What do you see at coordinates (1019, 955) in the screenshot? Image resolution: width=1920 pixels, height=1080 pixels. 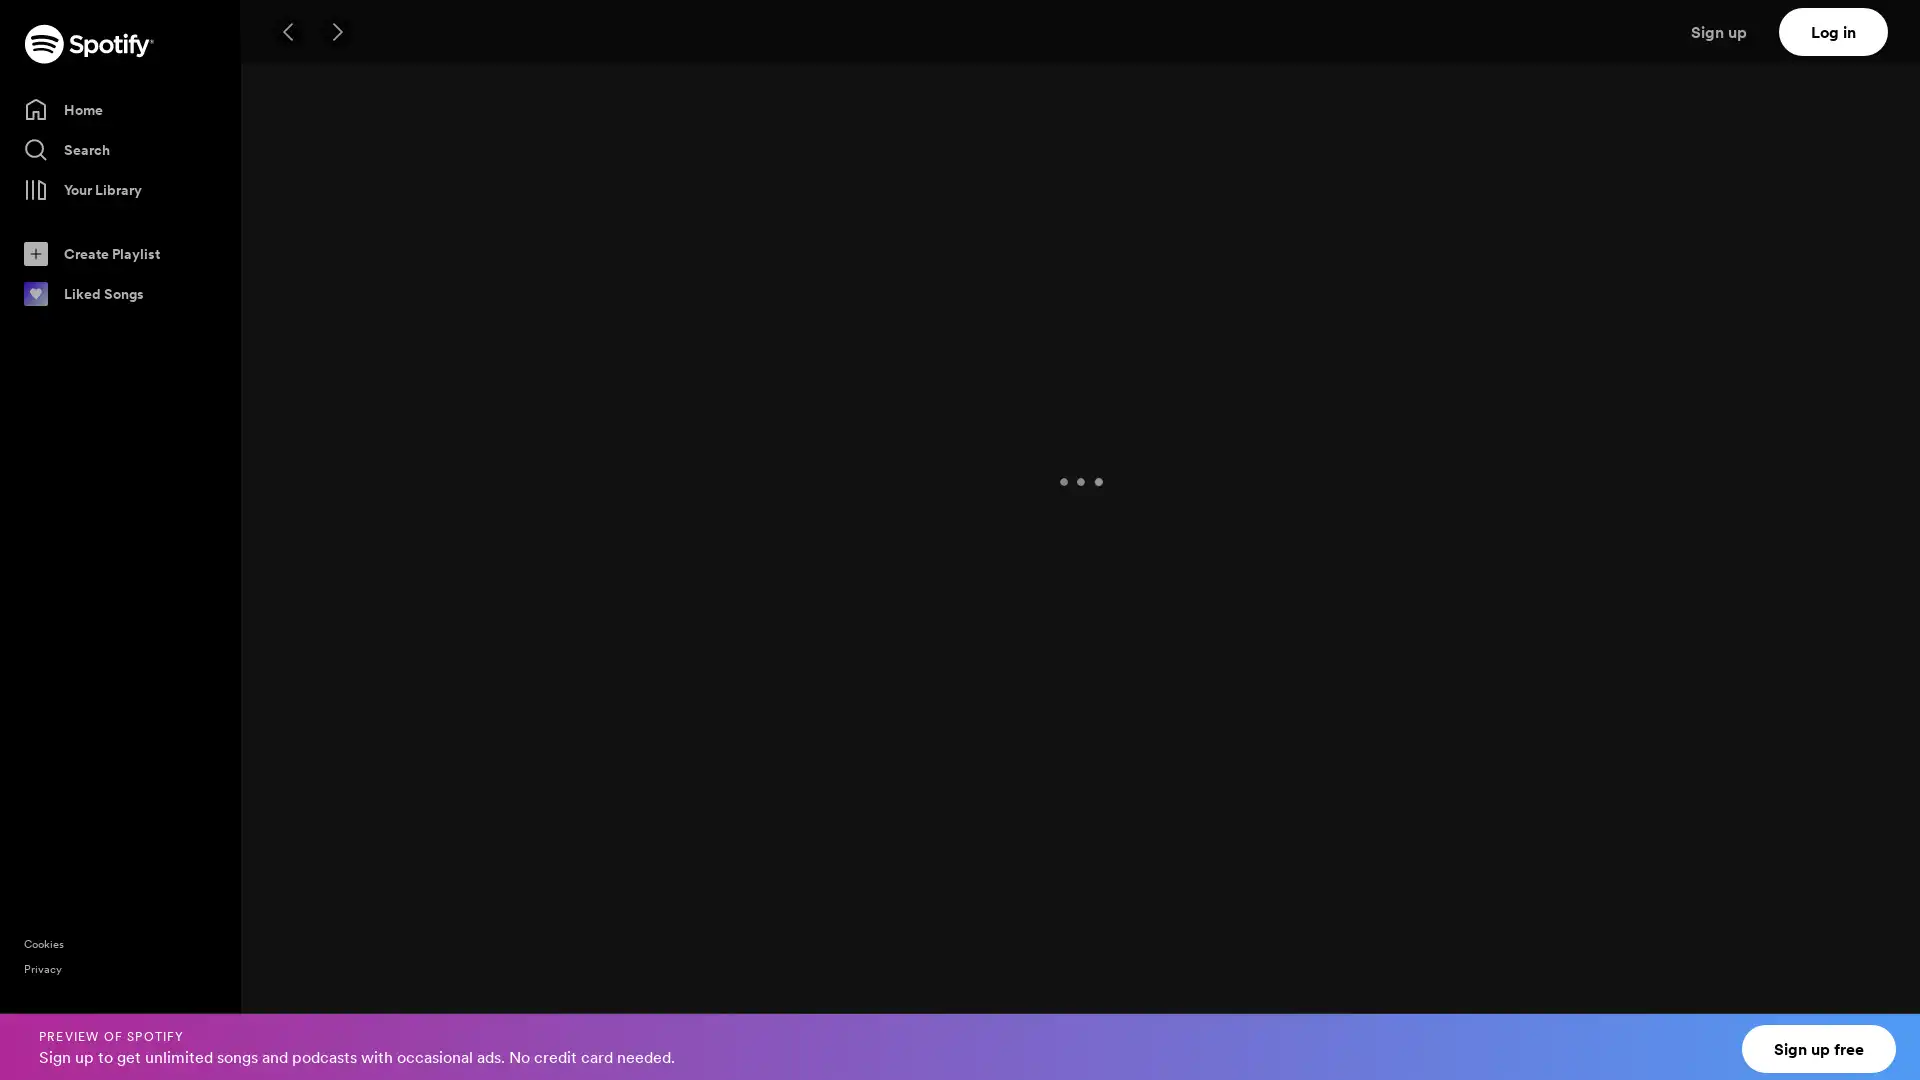 I see `Play Galva-Nice` at bounding box center [1019, 955].